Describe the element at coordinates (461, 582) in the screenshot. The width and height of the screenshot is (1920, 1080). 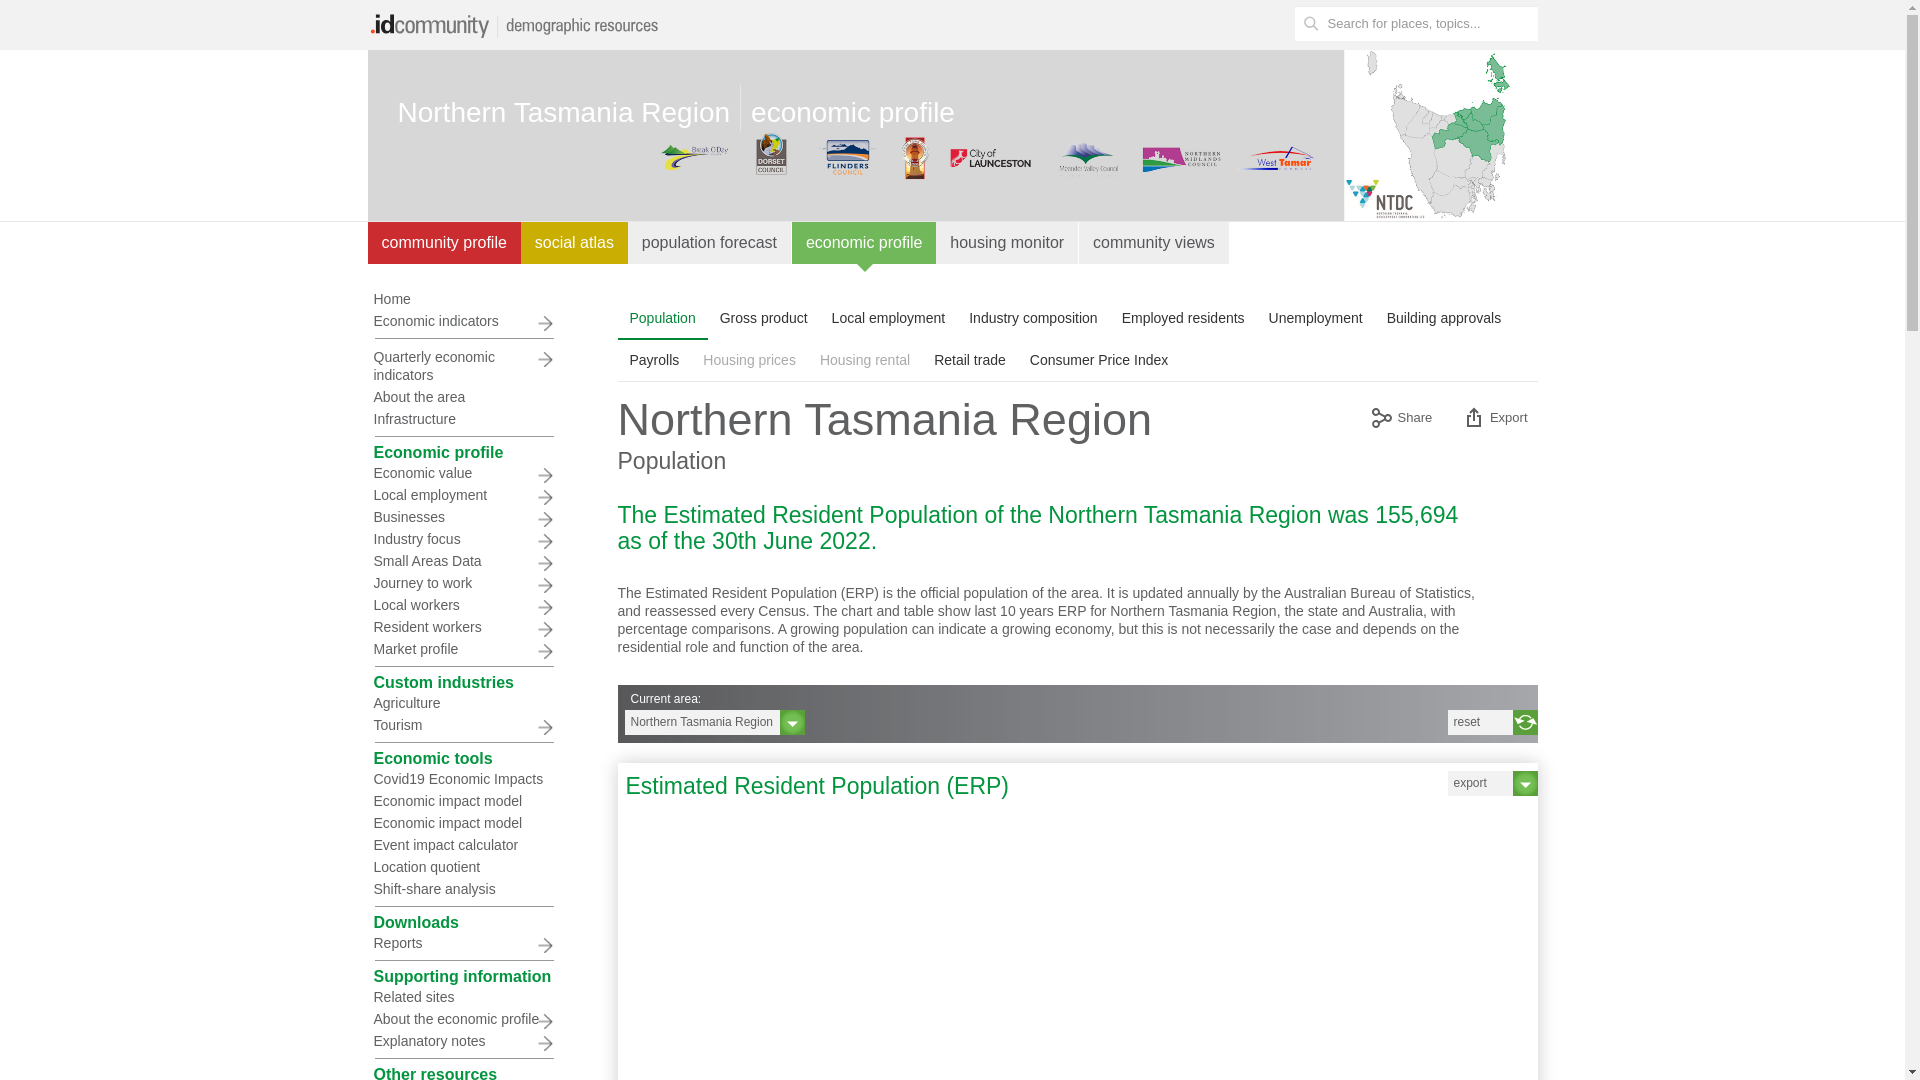
I see `'Journey to work` at that location.